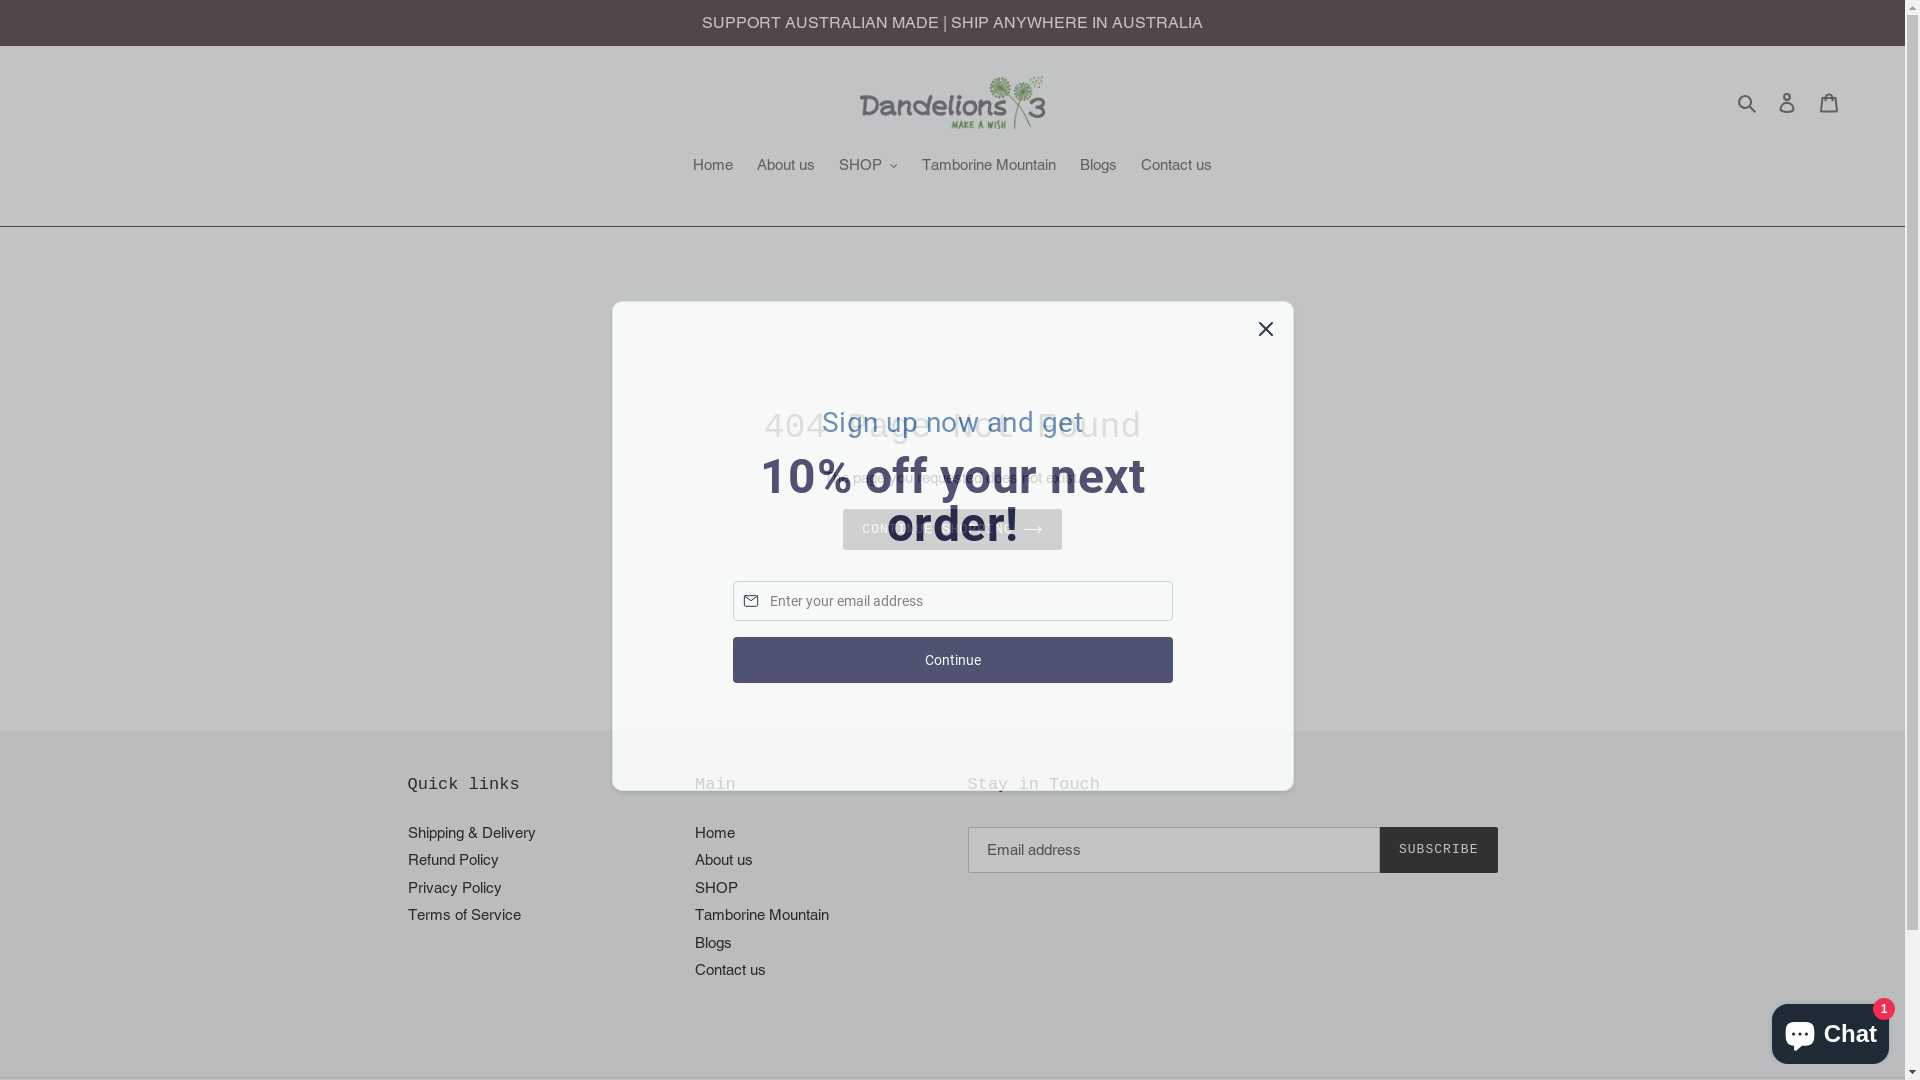  Describe the element at coordinates (868, 165) in the screenshot. I see `'SHOP'` at that location.